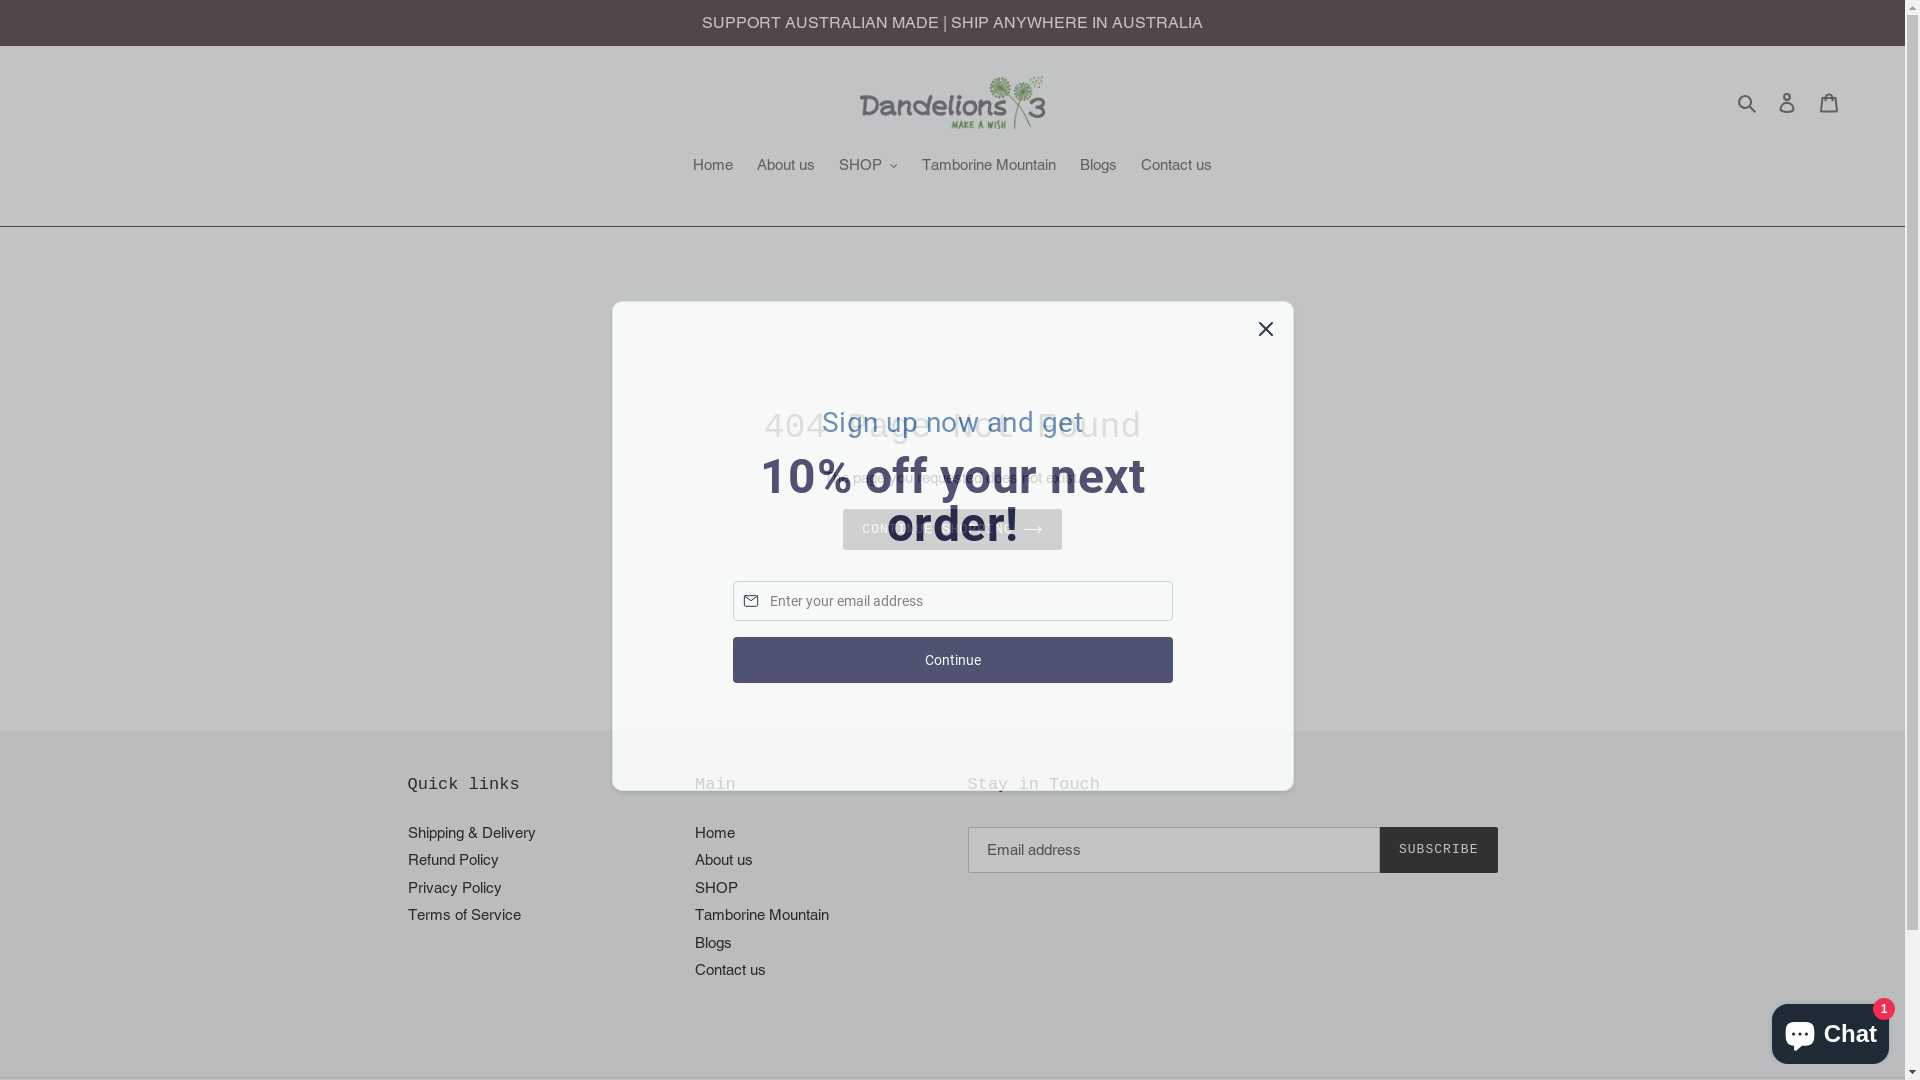  Describe the element at coordinates (868, 165) in the screenshot. I see `'SHOP'` at that location.